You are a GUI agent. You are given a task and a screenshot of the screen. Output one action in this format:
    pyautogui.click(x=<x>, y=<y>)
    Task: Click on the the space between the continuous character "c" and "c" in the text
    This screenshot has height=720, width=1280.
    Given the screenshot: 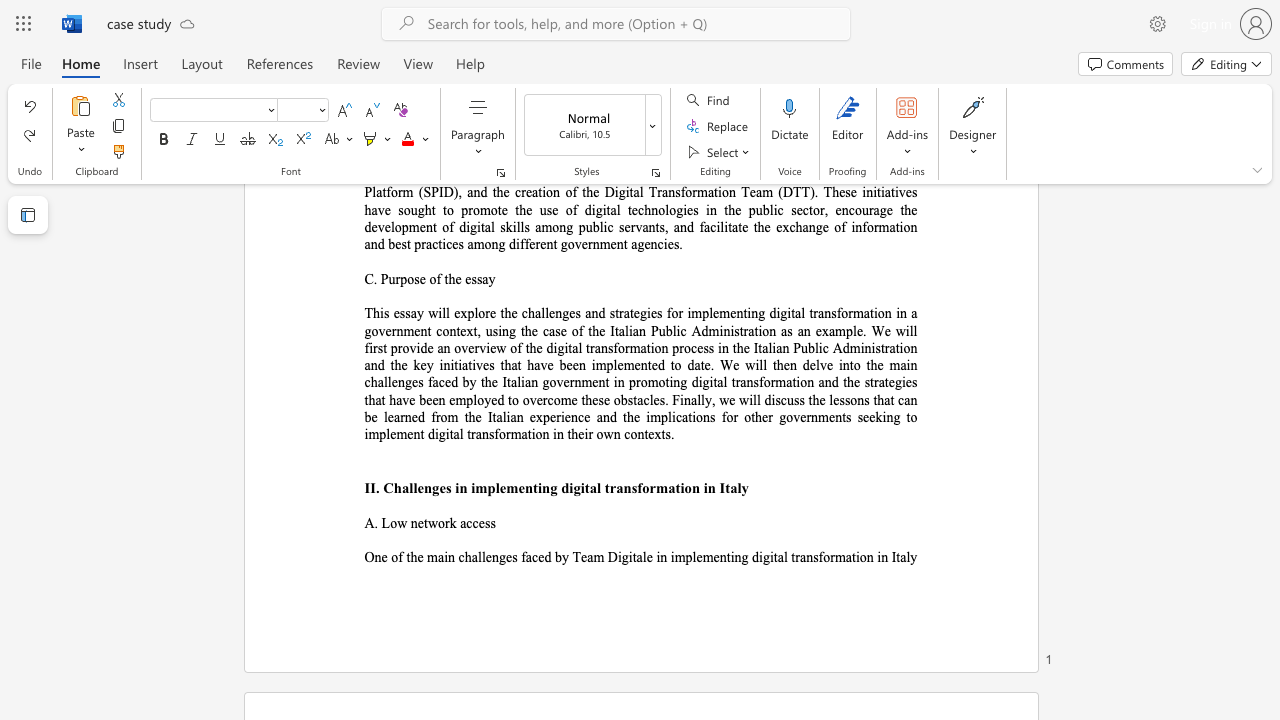 What is the action you would take?
    pyautogui.click(x=471, y=522)
    